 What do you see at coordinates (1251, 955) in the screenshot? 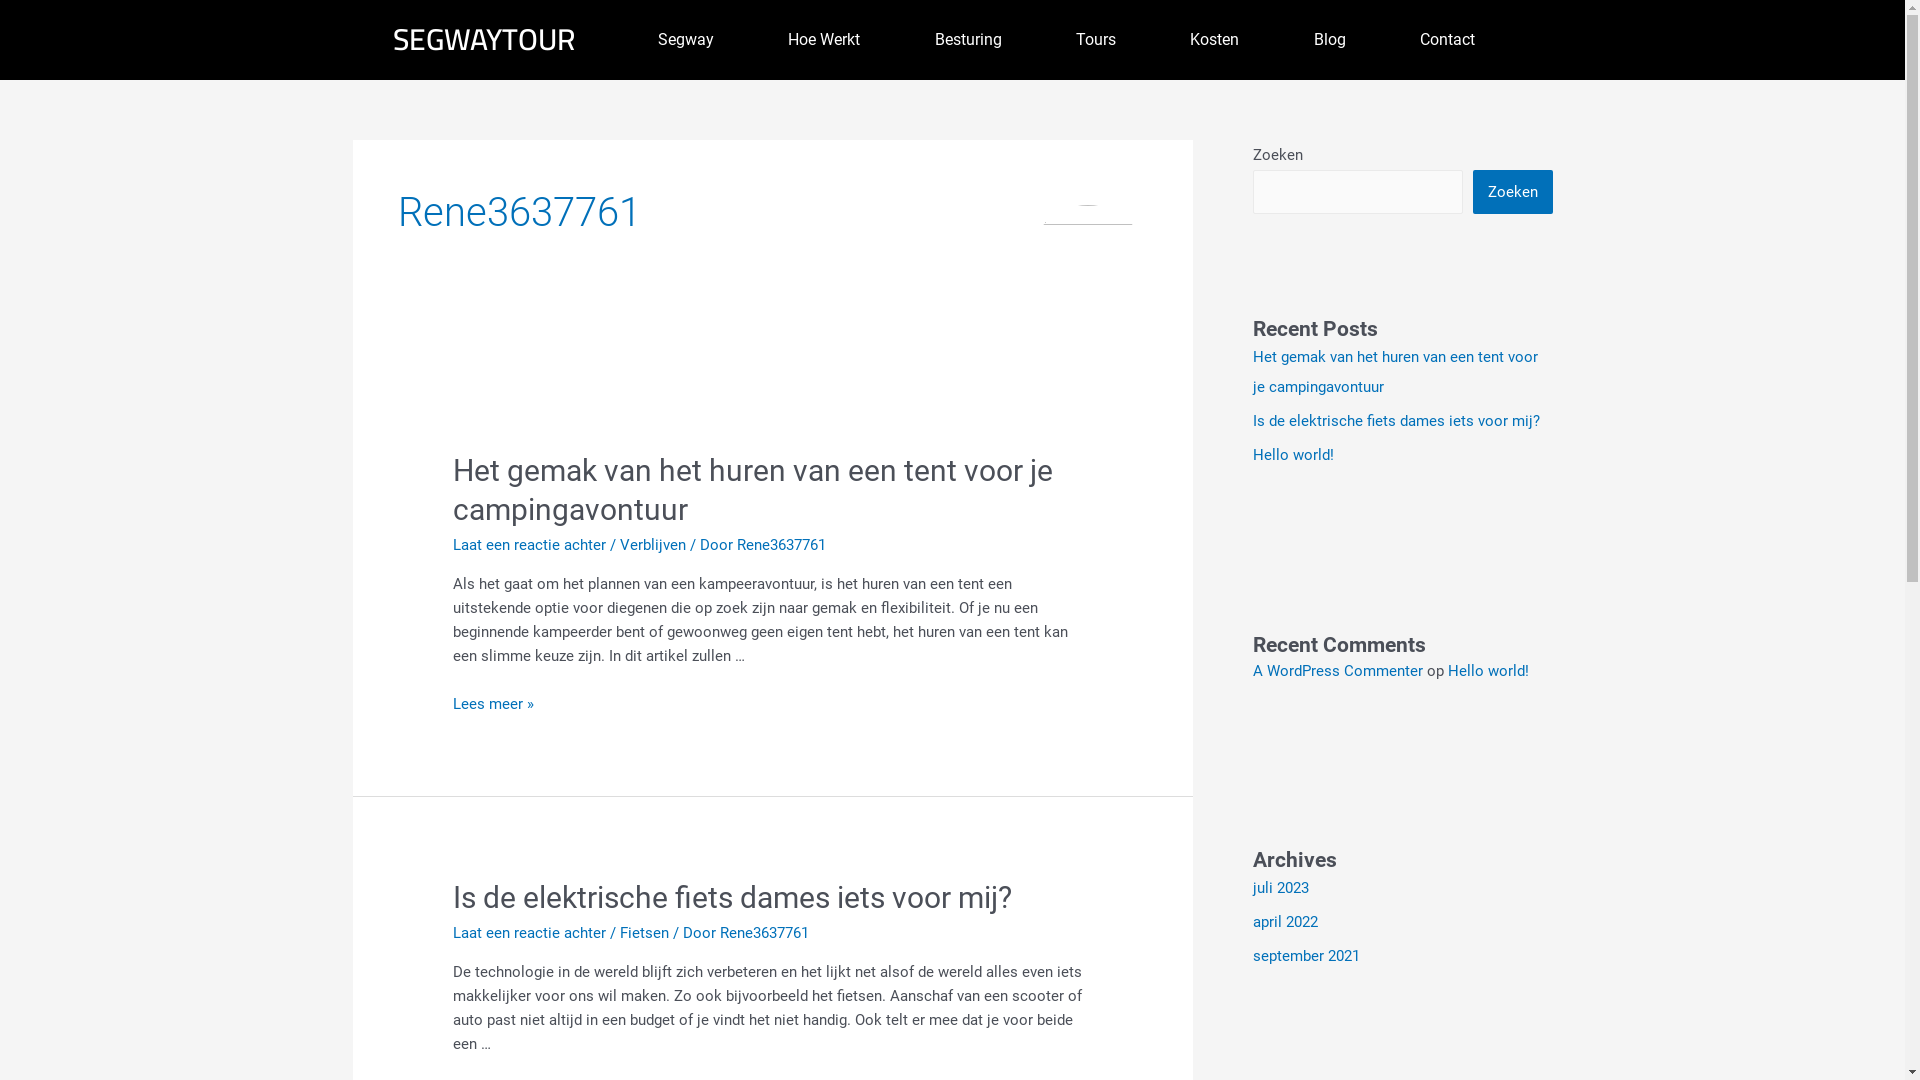
I see `'september 2021'` at bounding box center [1251, 955].